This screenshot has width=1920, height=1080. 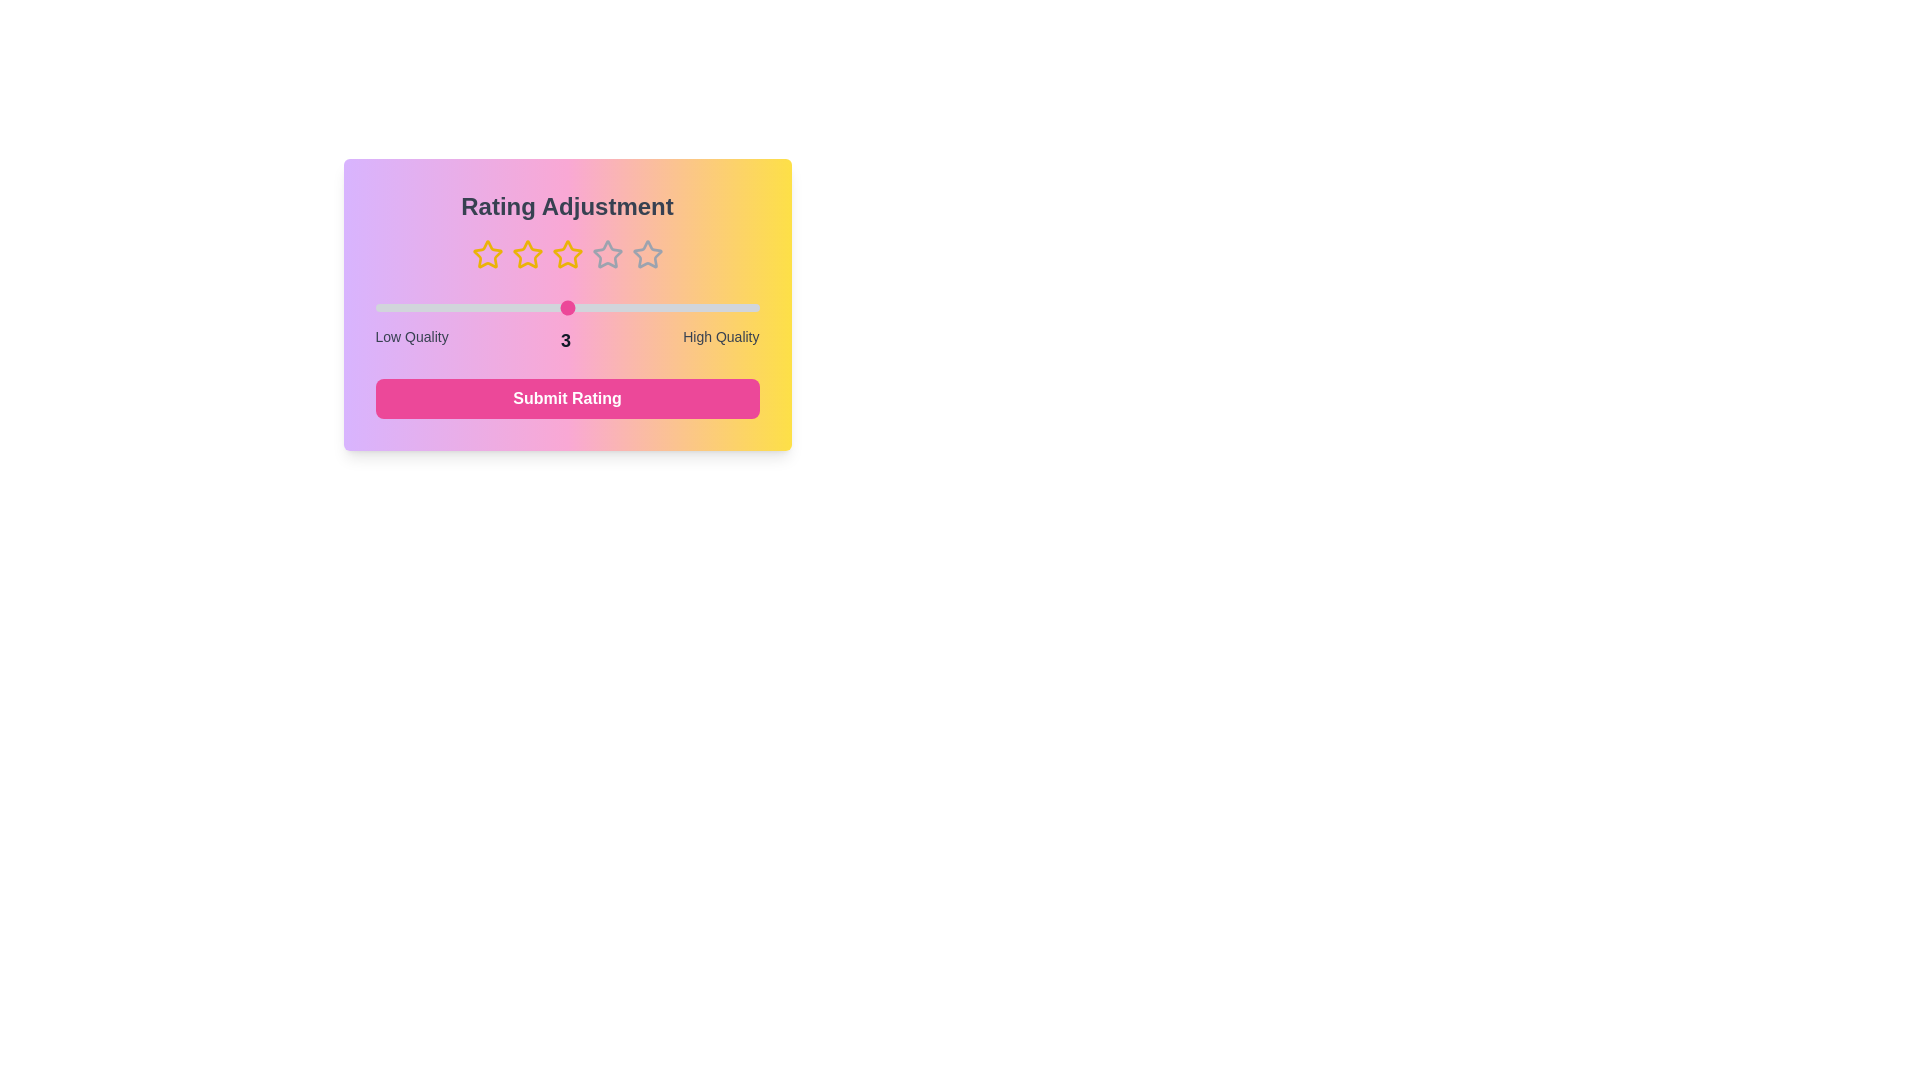 I want to click on the 'Submit Rating' button to finalize the rating, so click(x=566, y=398).